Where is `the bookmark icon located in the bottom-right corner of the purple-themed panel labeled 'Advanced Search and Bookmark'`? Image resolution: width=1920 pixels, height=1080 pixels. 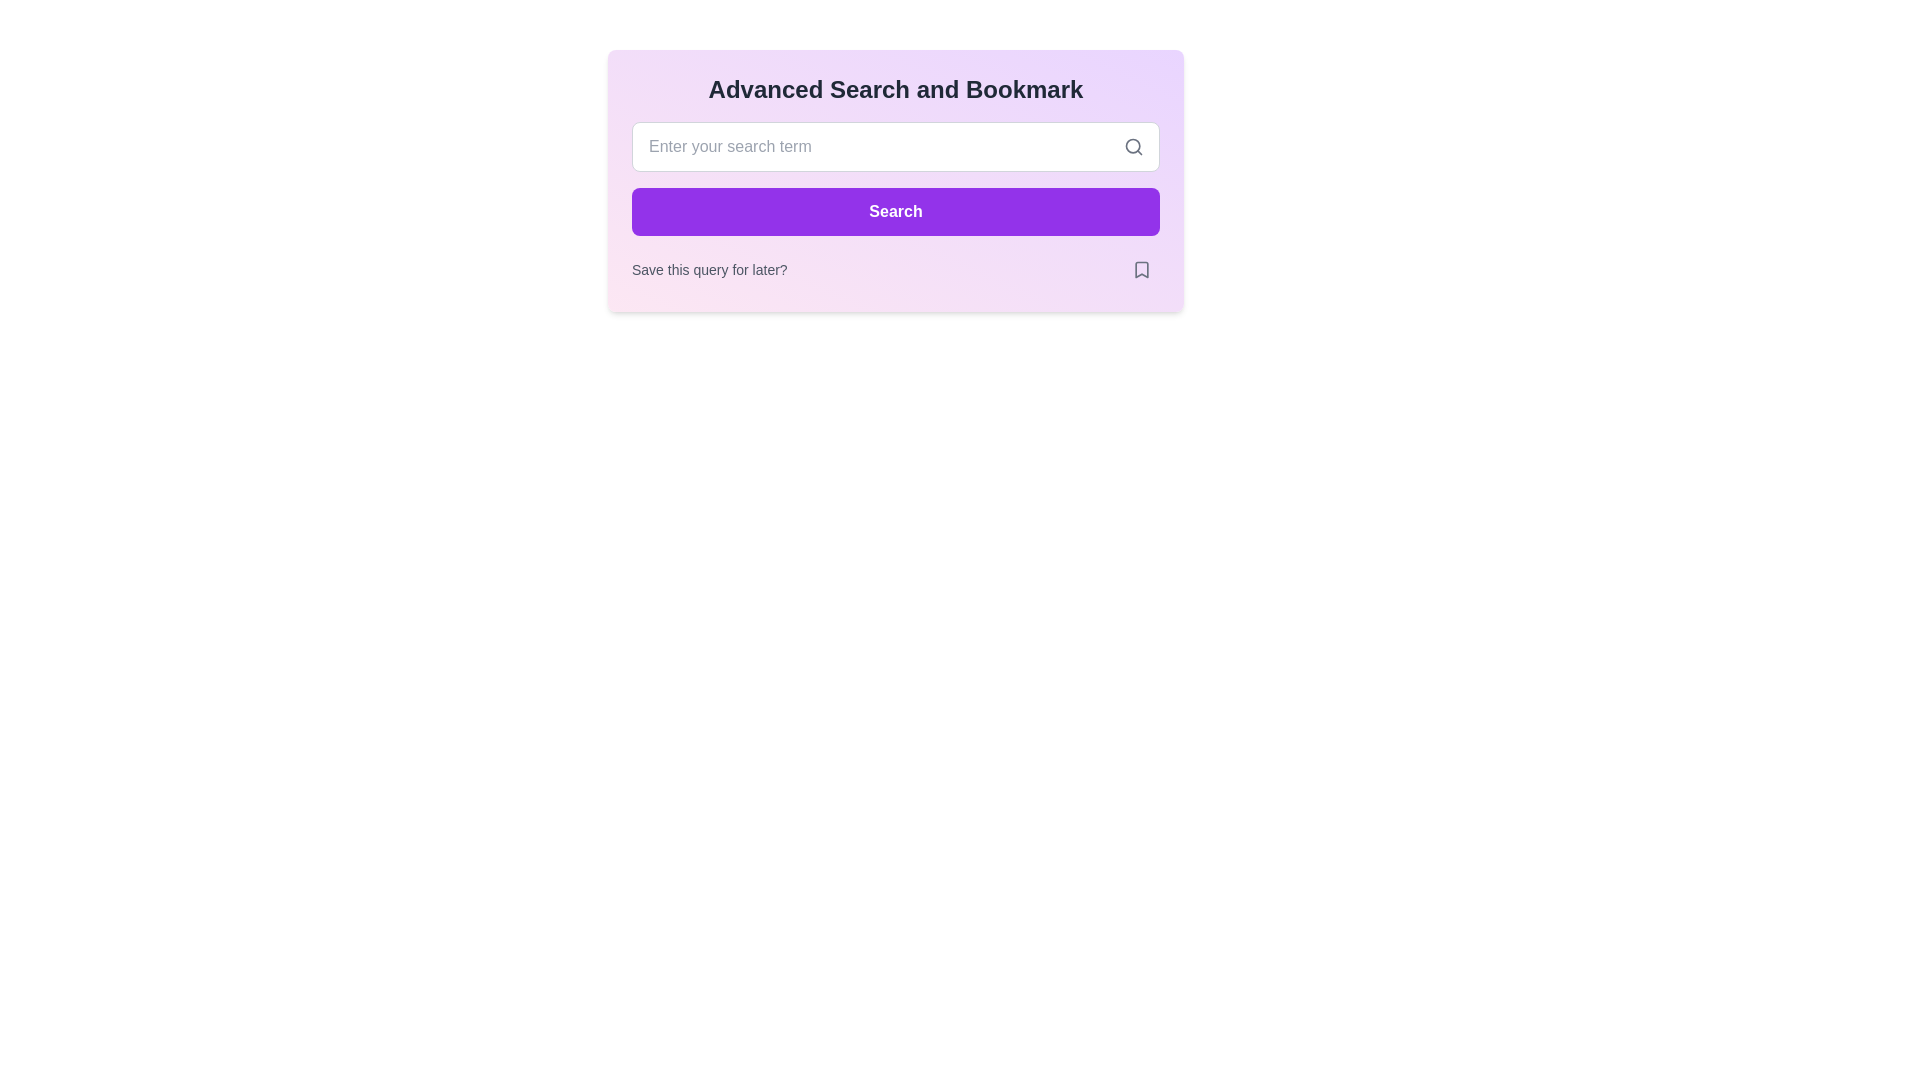 the bookmark icon located in the bottom-right corner of the purple-themed panel labeled 'Advanced Search and Bookmark' is located at coordinates (1142, 270).